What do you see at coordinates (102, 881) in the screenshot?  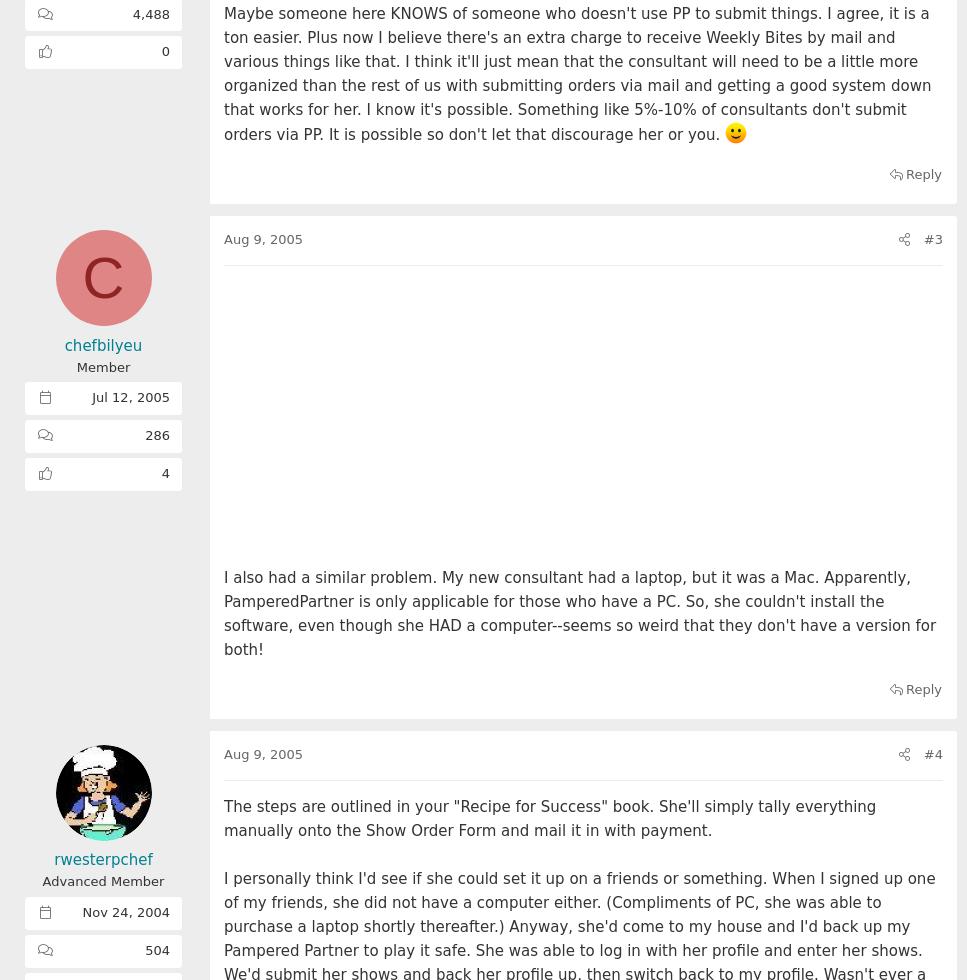 I see `'Advanced Member'` at bounding box center [102, 881].